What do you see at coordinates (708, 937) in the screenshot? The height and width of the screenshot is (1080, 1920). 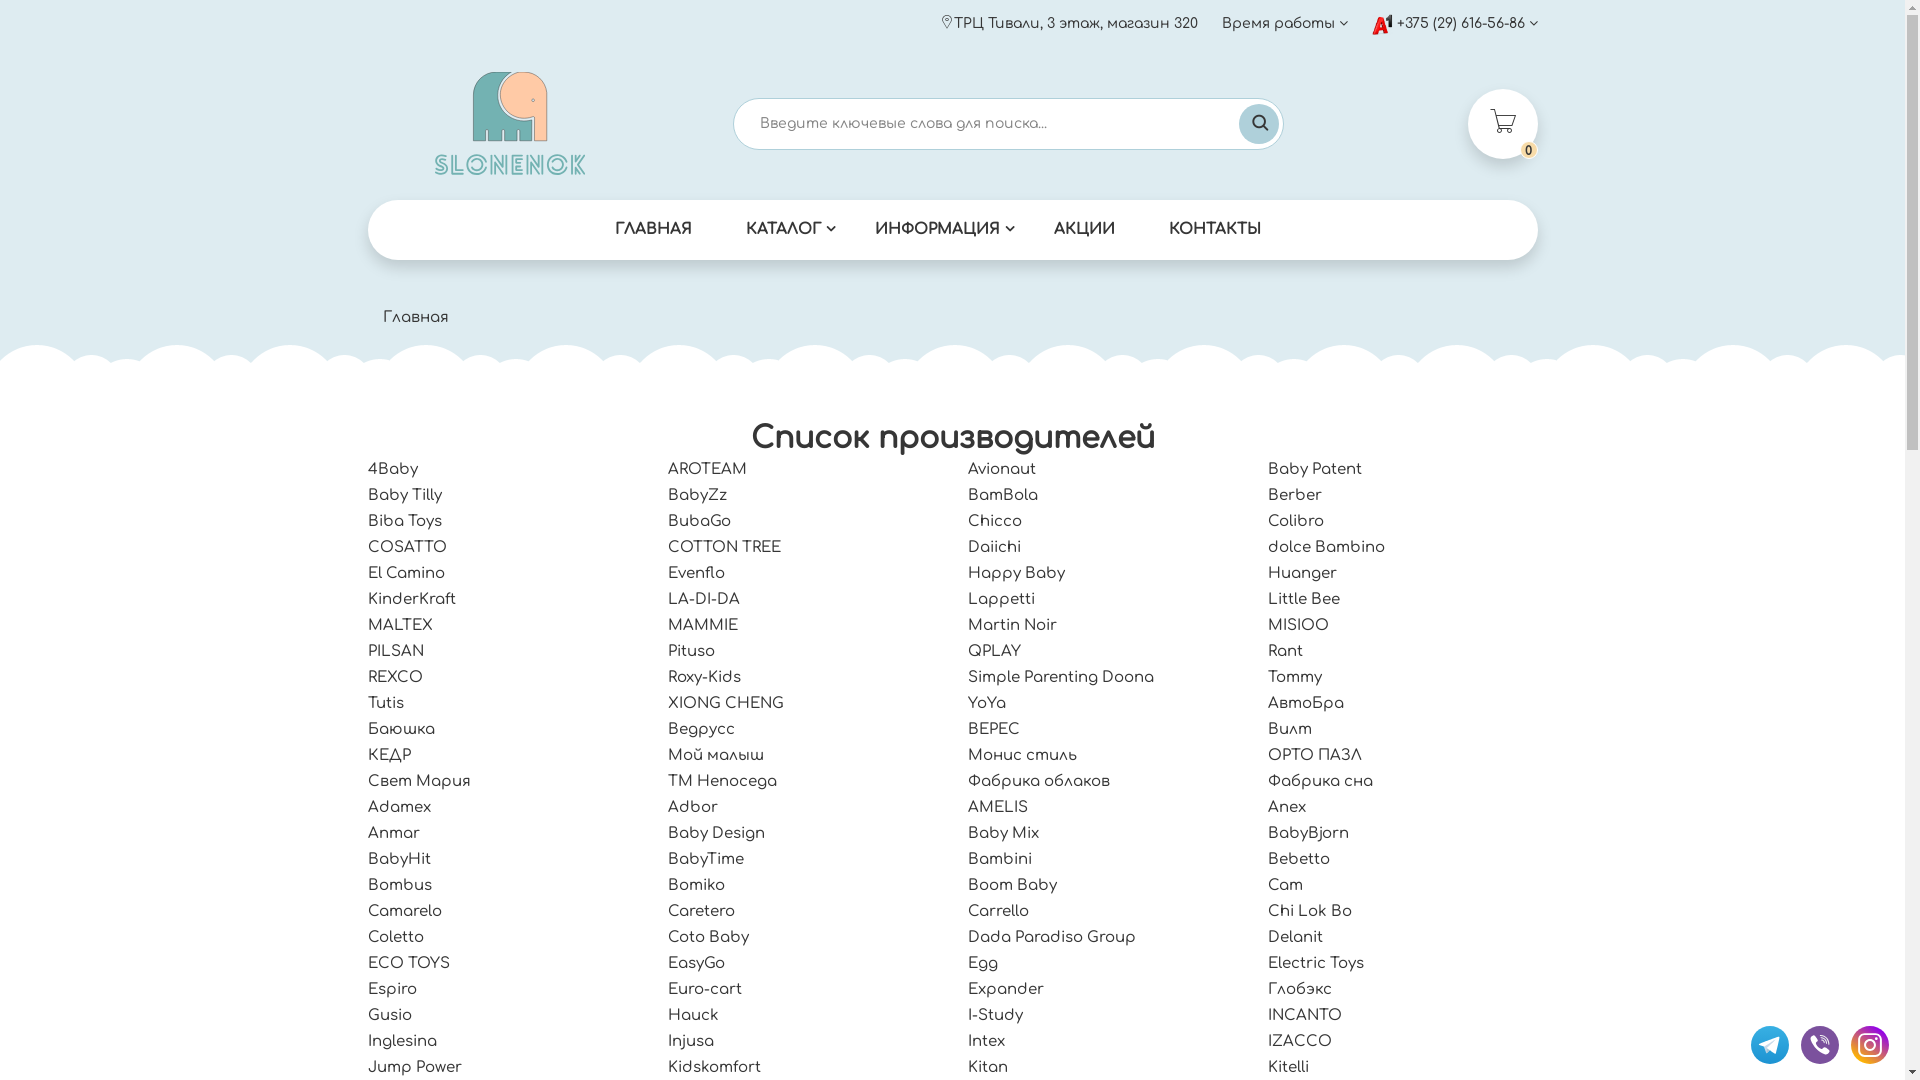 I see `'Coto Baby'` at bounding box center [708, 937].